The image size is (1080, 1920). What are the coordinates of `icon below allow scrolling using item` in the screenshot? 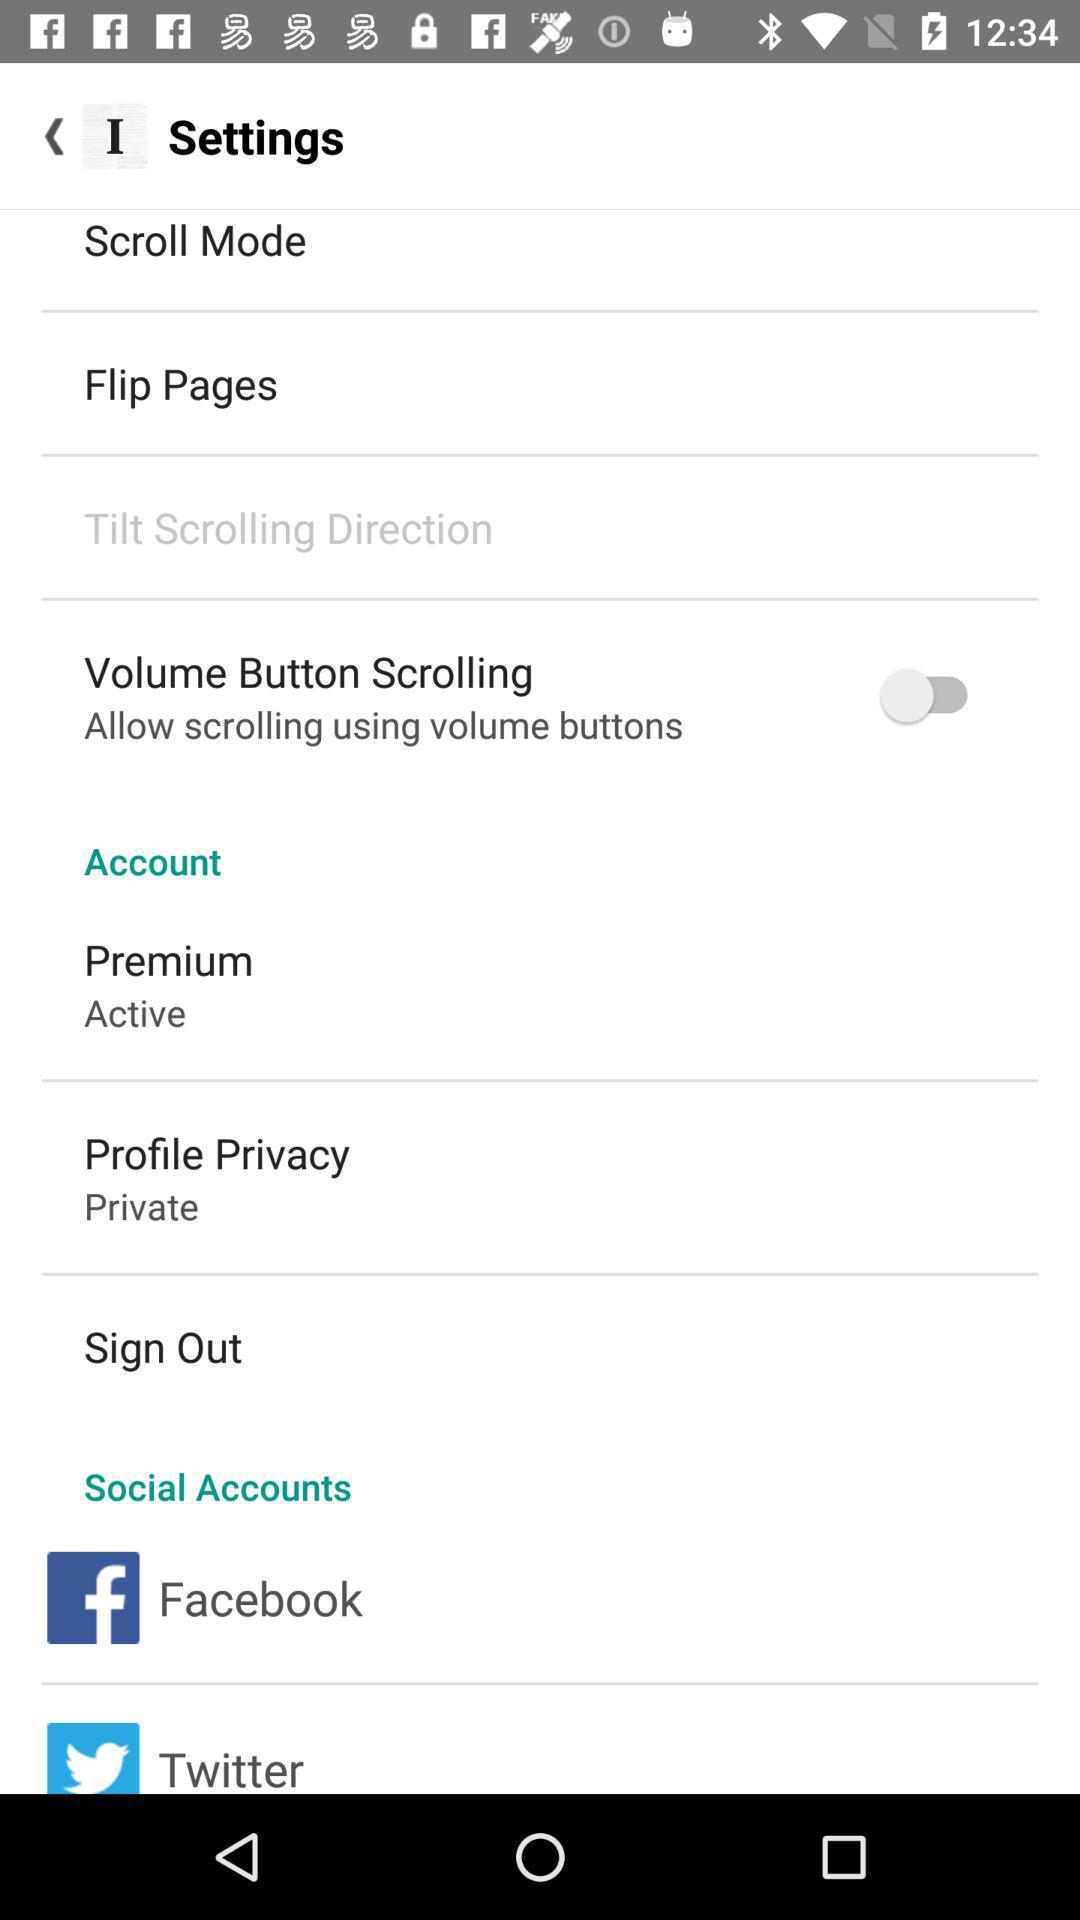 It's located at (540, 840).